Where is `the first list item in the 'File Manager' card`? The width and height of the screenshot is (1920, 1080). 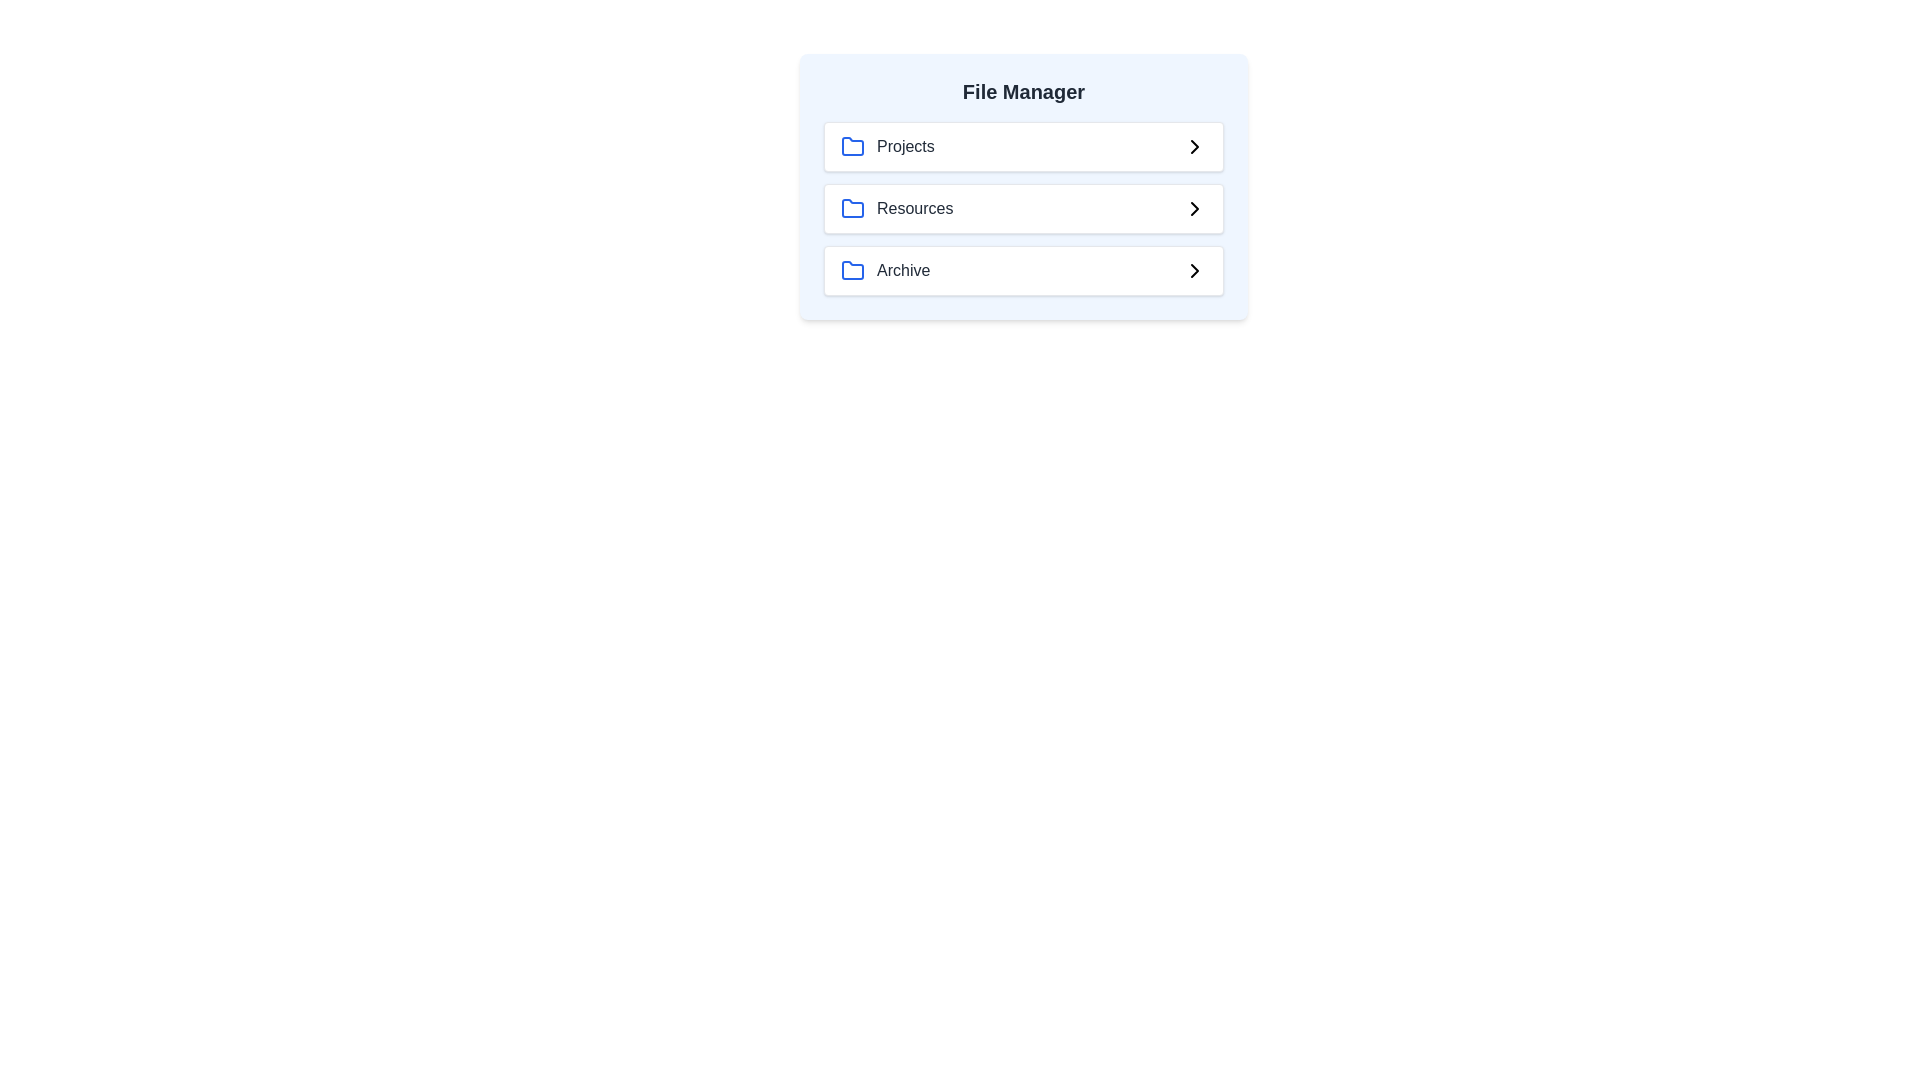 the first list item in the 'File Manager' card is located at coordinates (1023, 145).